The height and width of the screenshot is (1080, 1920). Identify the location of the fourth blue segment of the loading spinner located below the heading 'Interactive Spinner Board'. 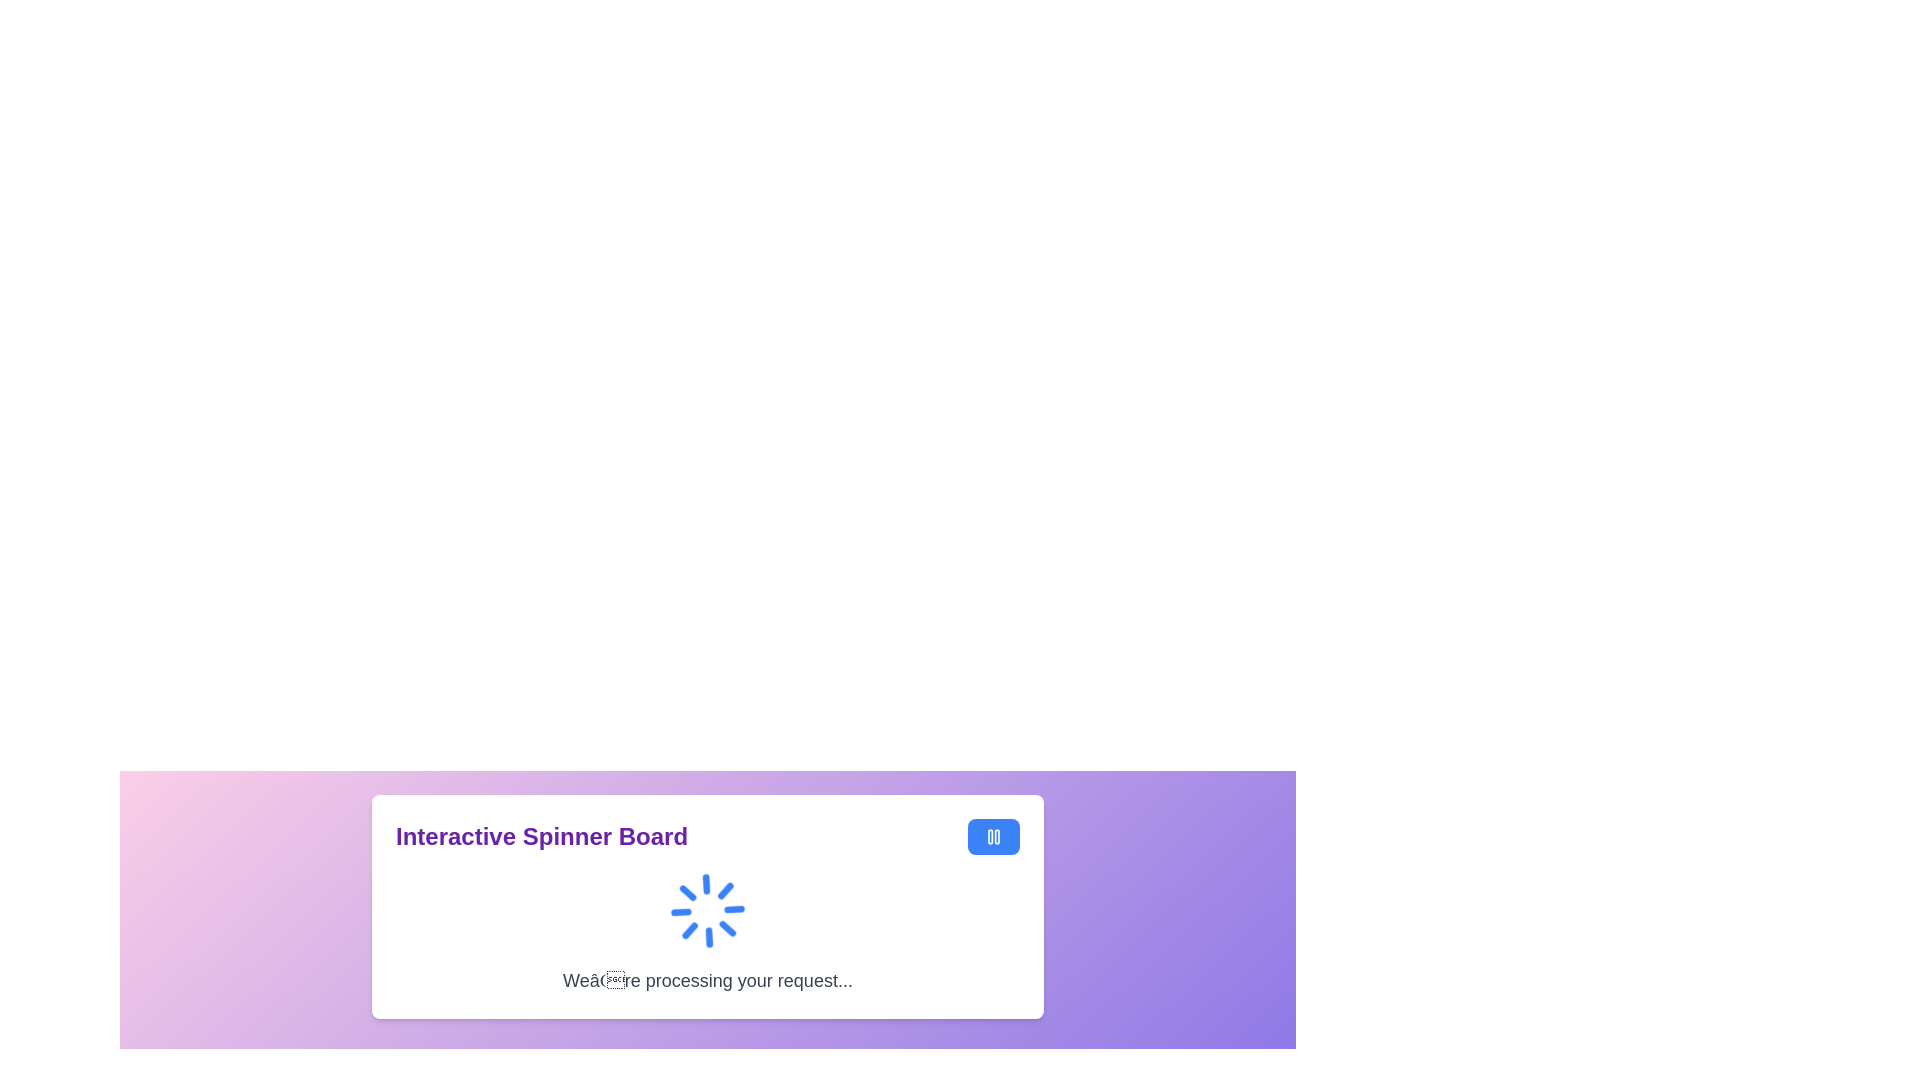
(689, 891).